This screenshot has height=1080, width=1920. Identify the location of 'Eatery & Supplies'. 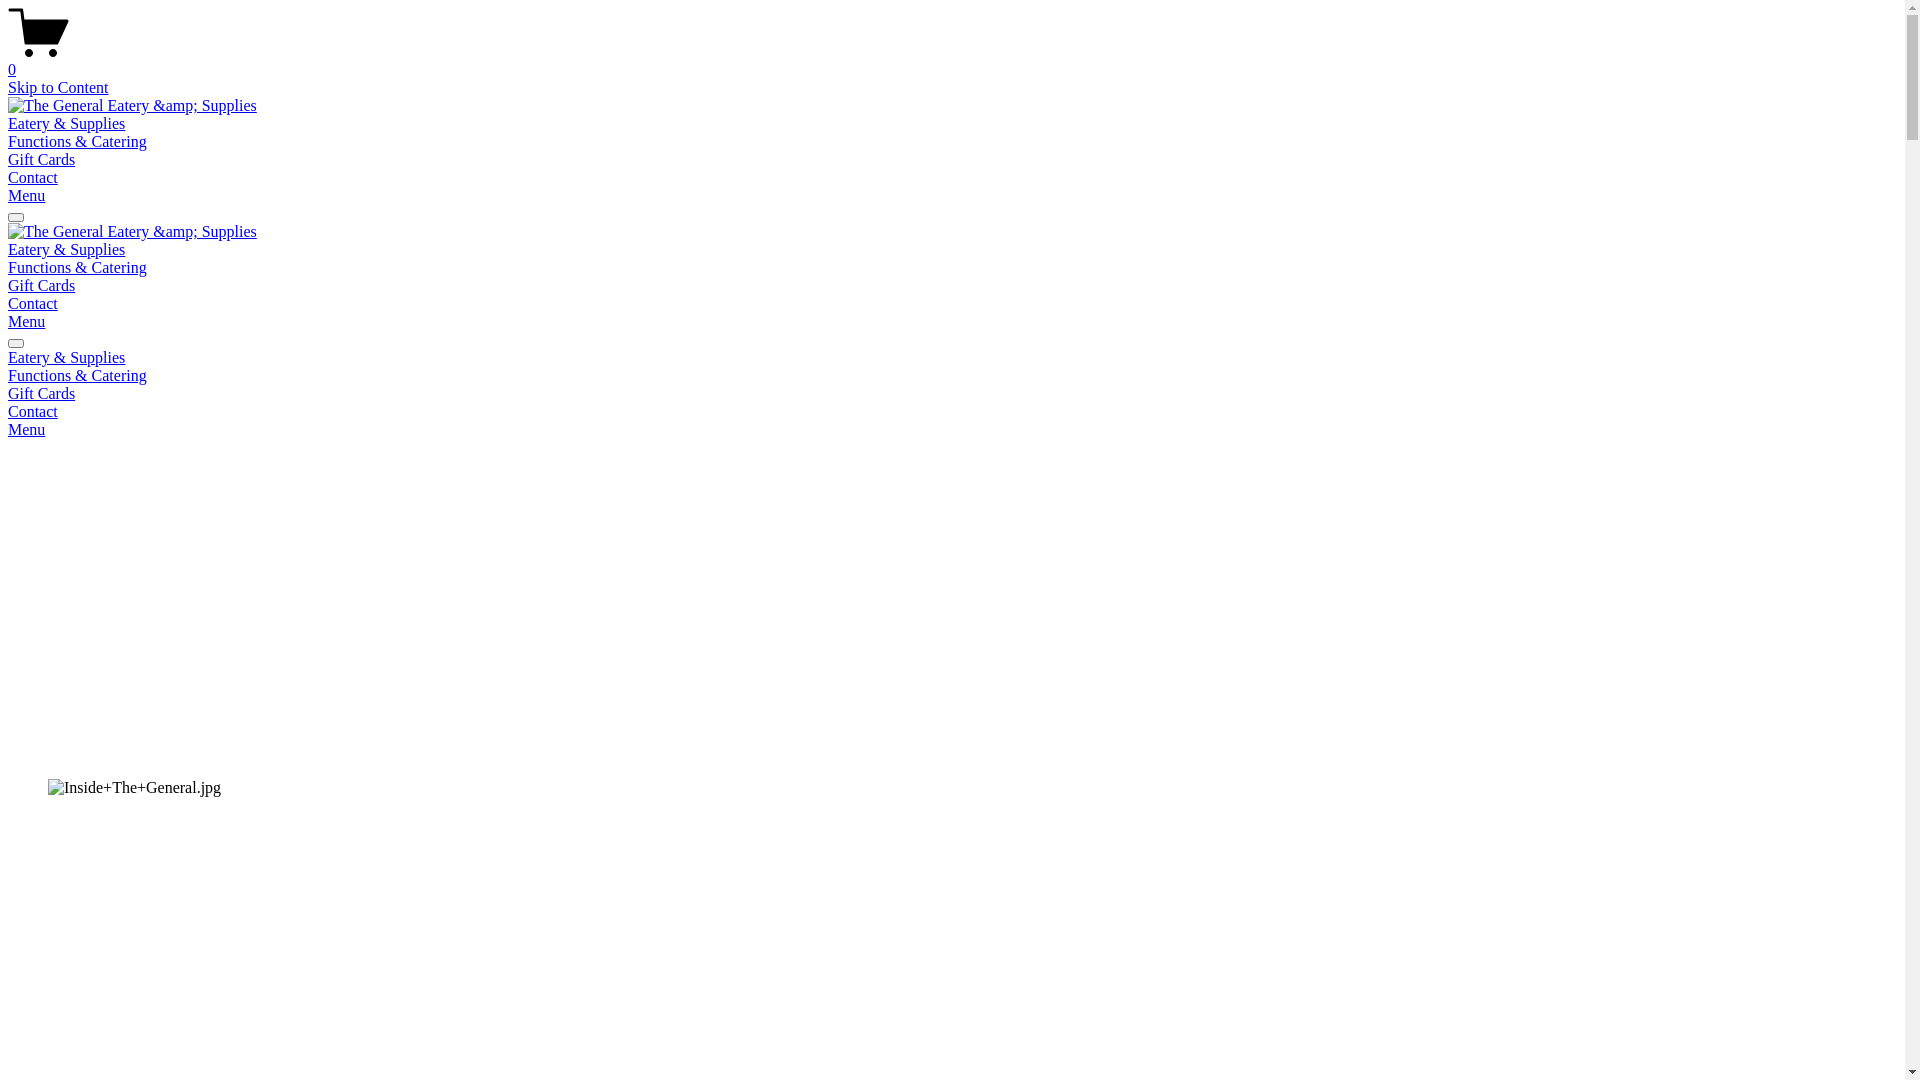
(66, 123).